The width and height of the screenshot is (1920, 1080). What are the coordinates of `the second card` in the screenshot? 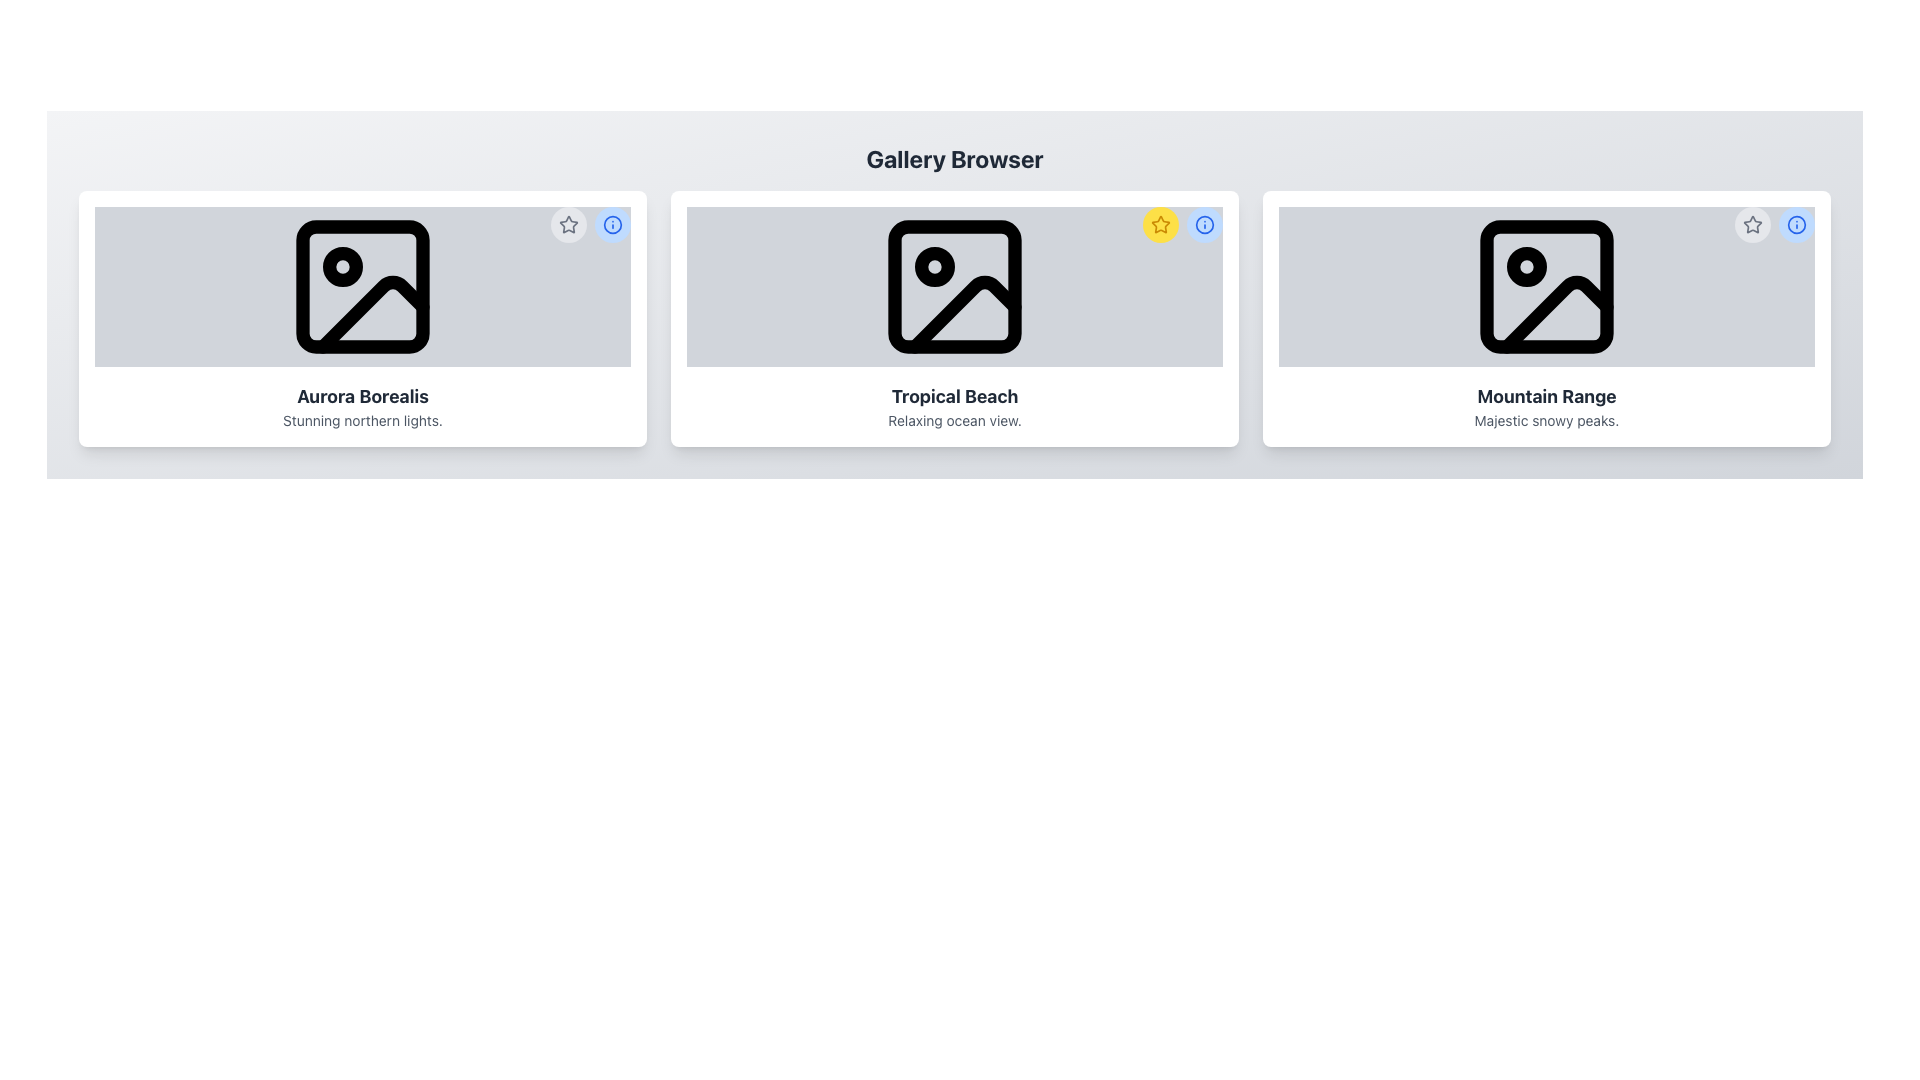 It's located at (954, 318).